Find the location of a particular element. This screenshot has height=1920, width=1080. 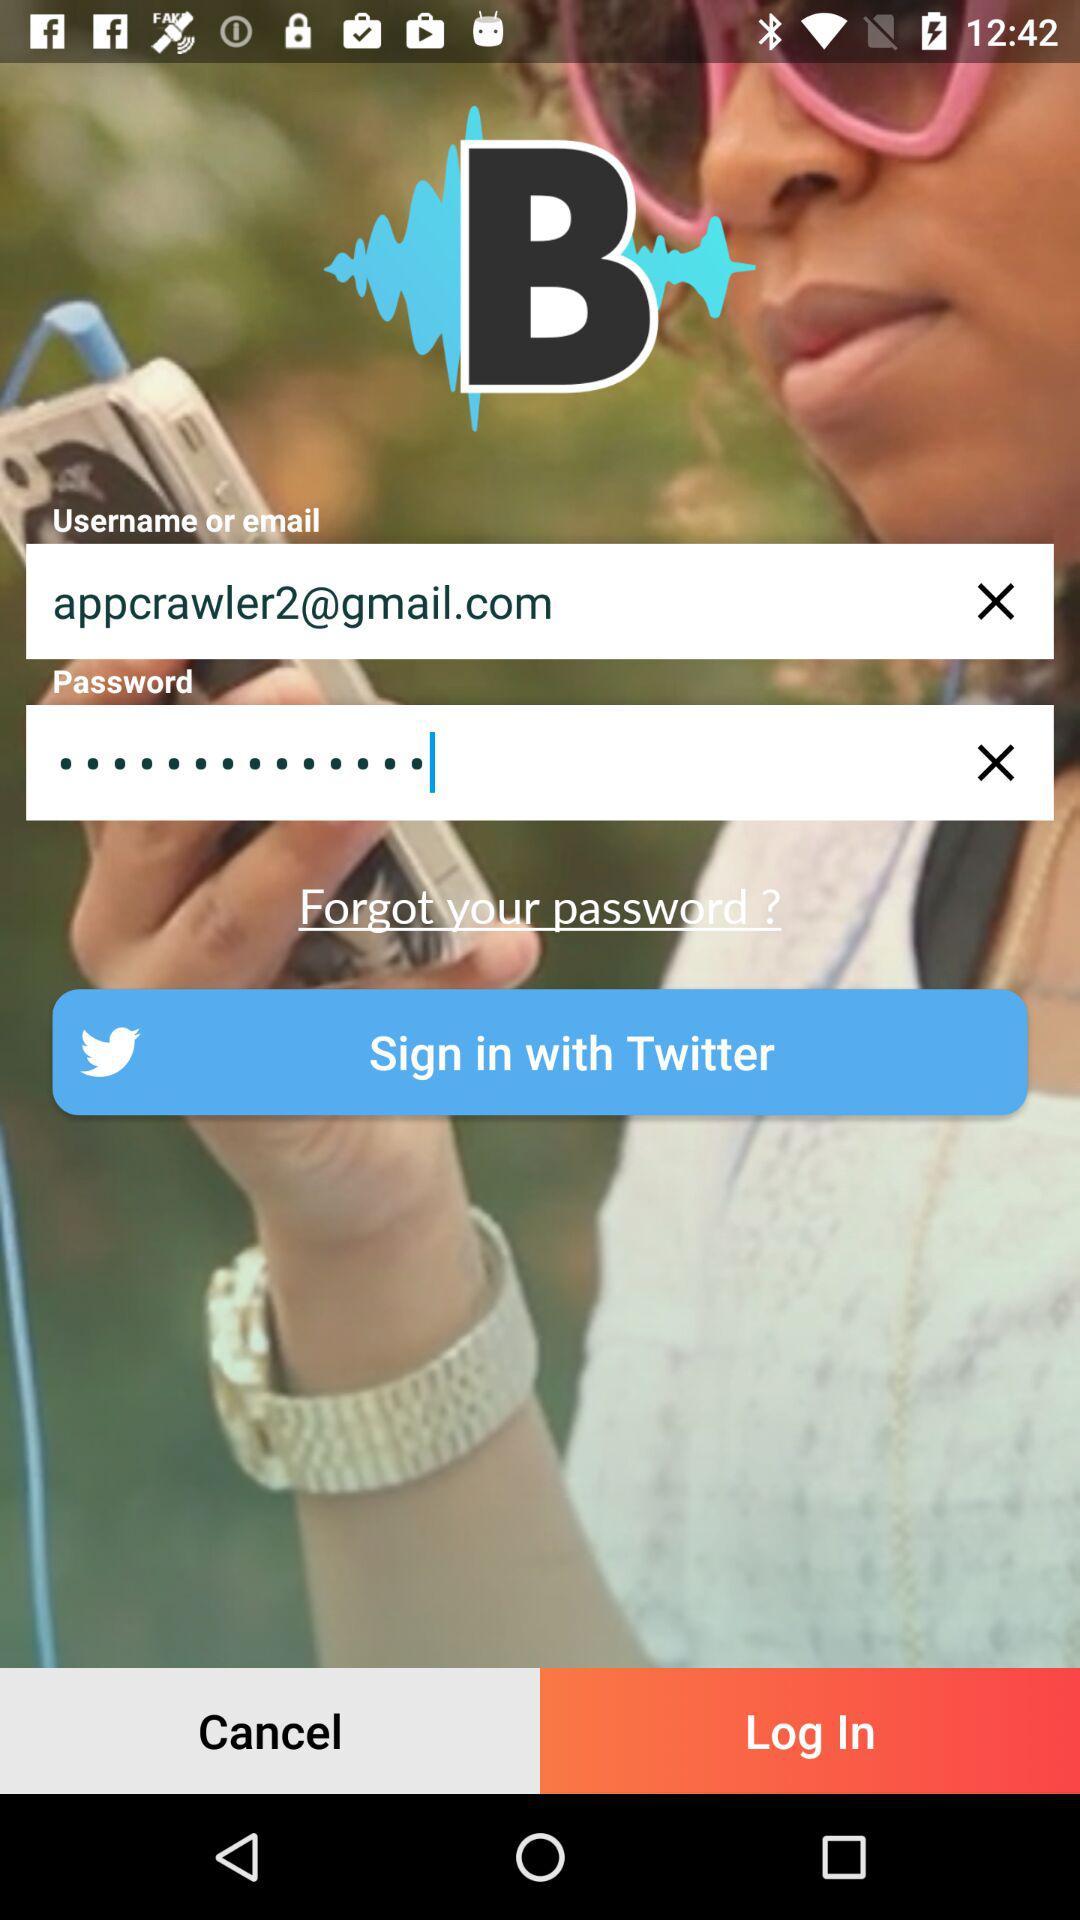

item above forgot your password ? item is located at coordinates (540, 761).